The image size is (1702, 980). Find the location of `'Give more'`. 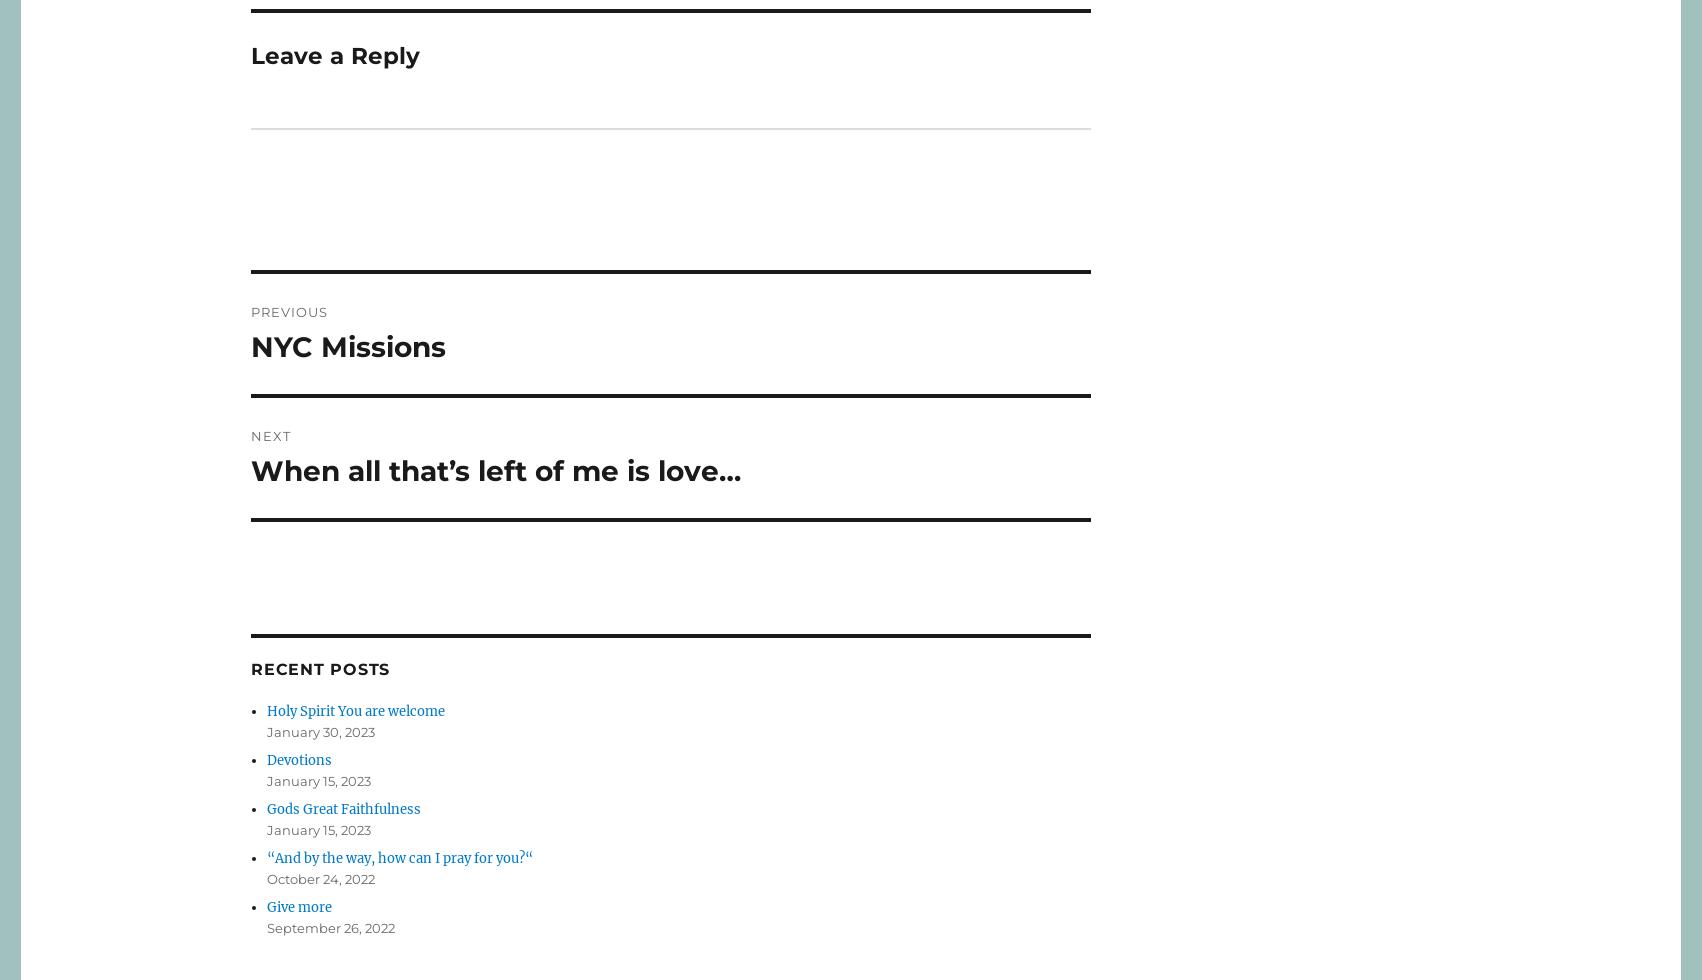

'Give more' is located at coordinates (299, 906).